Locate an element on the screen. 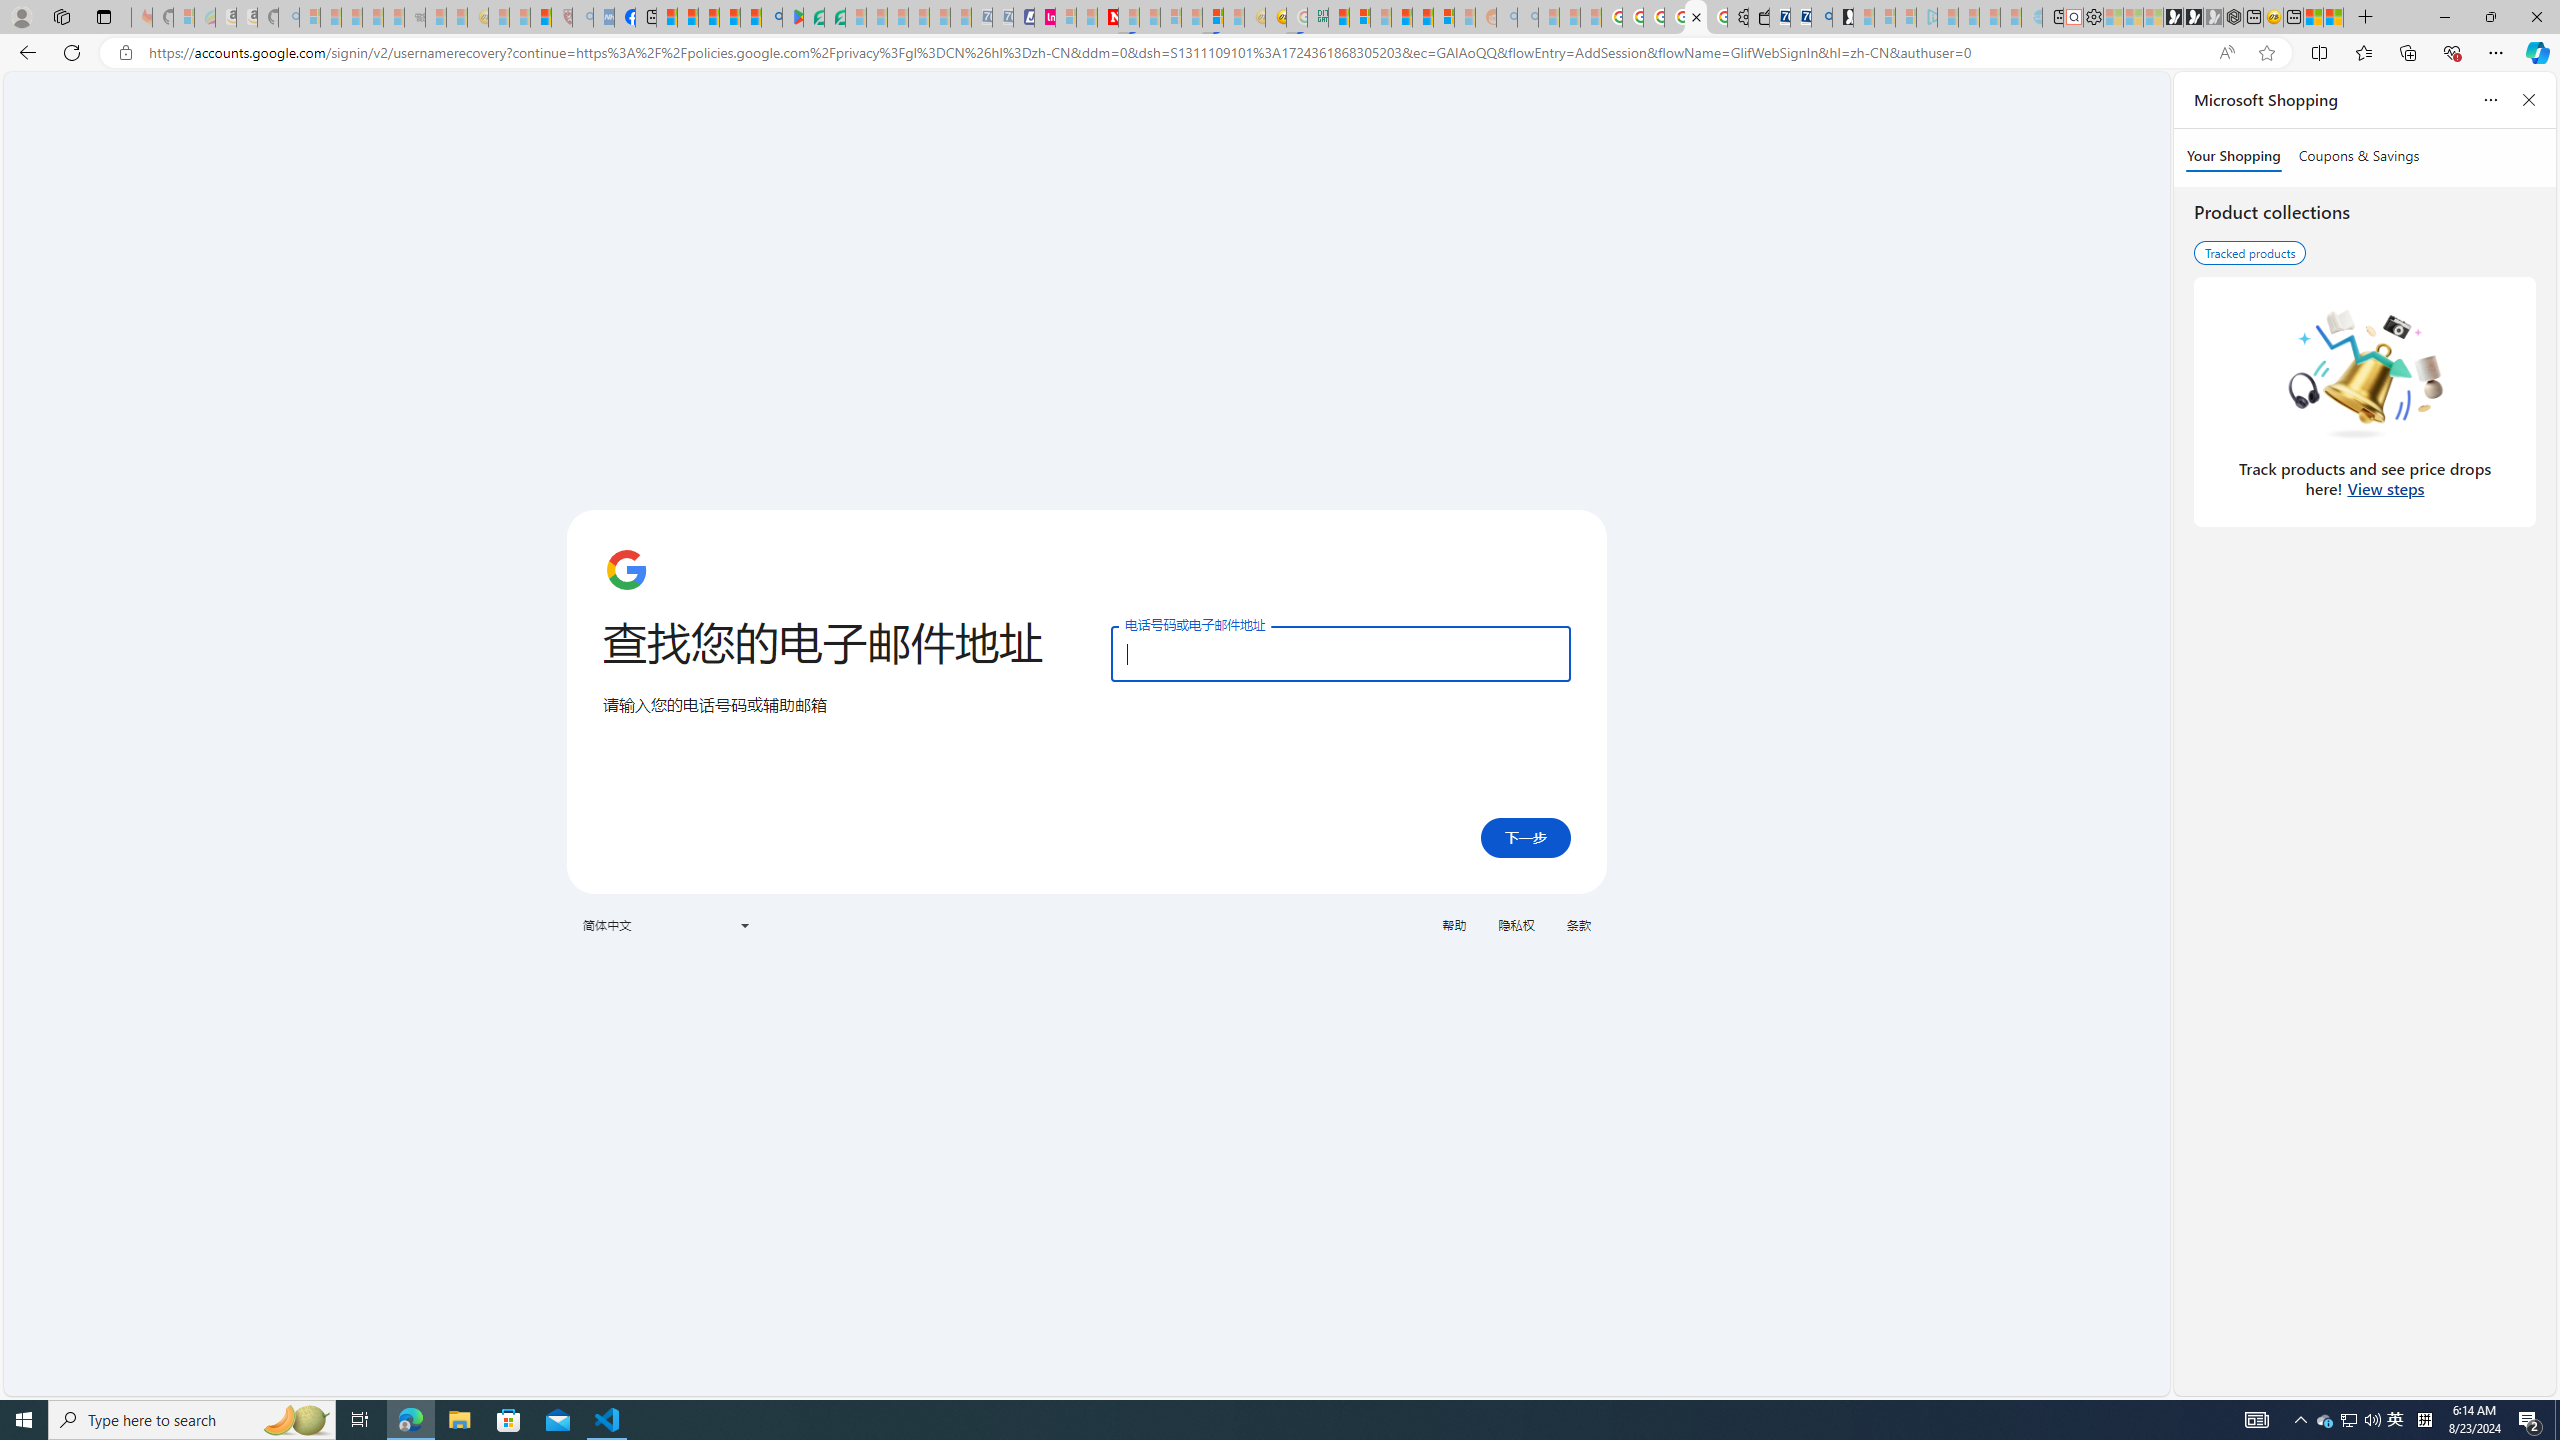  'Expert Portfolios' is located at coordinates (1401, 16).